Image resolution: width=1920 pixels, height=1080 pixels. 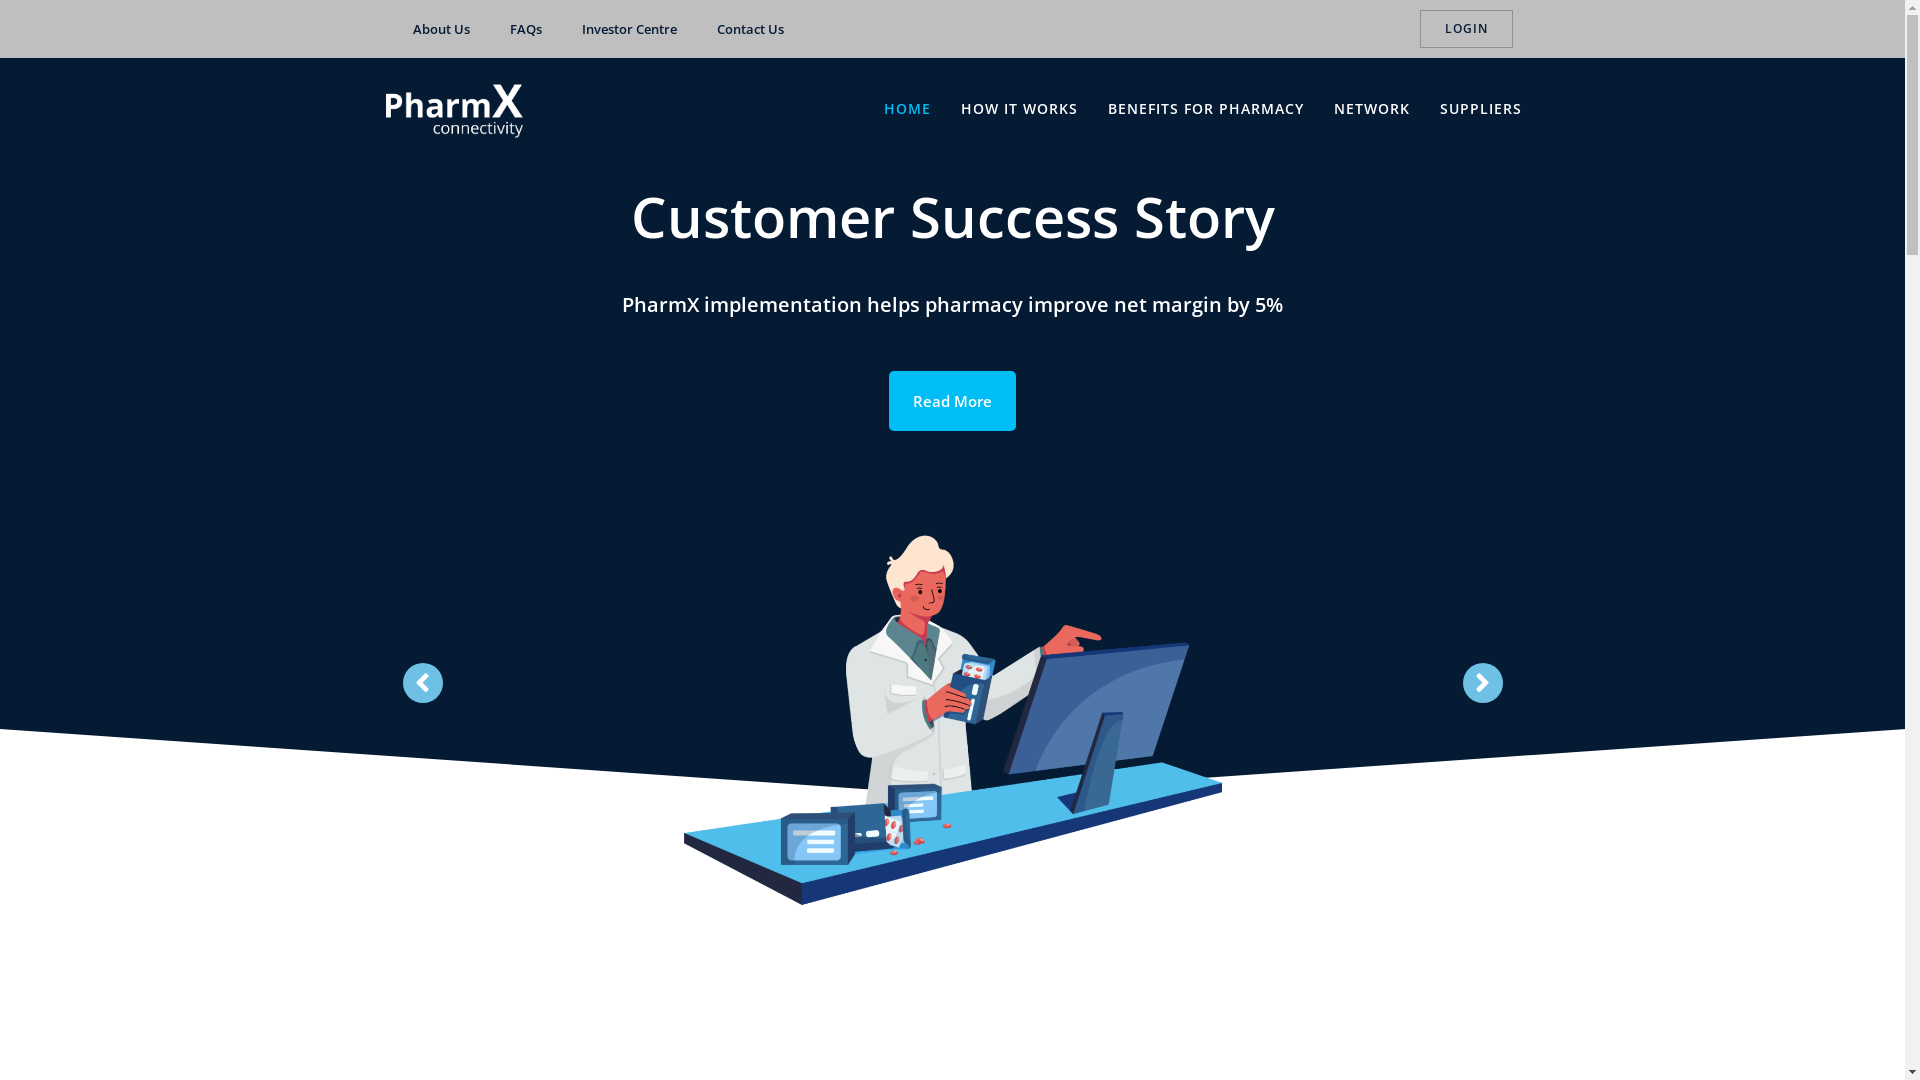 I want to click on 'FAQs', so click(x=526, y=29).